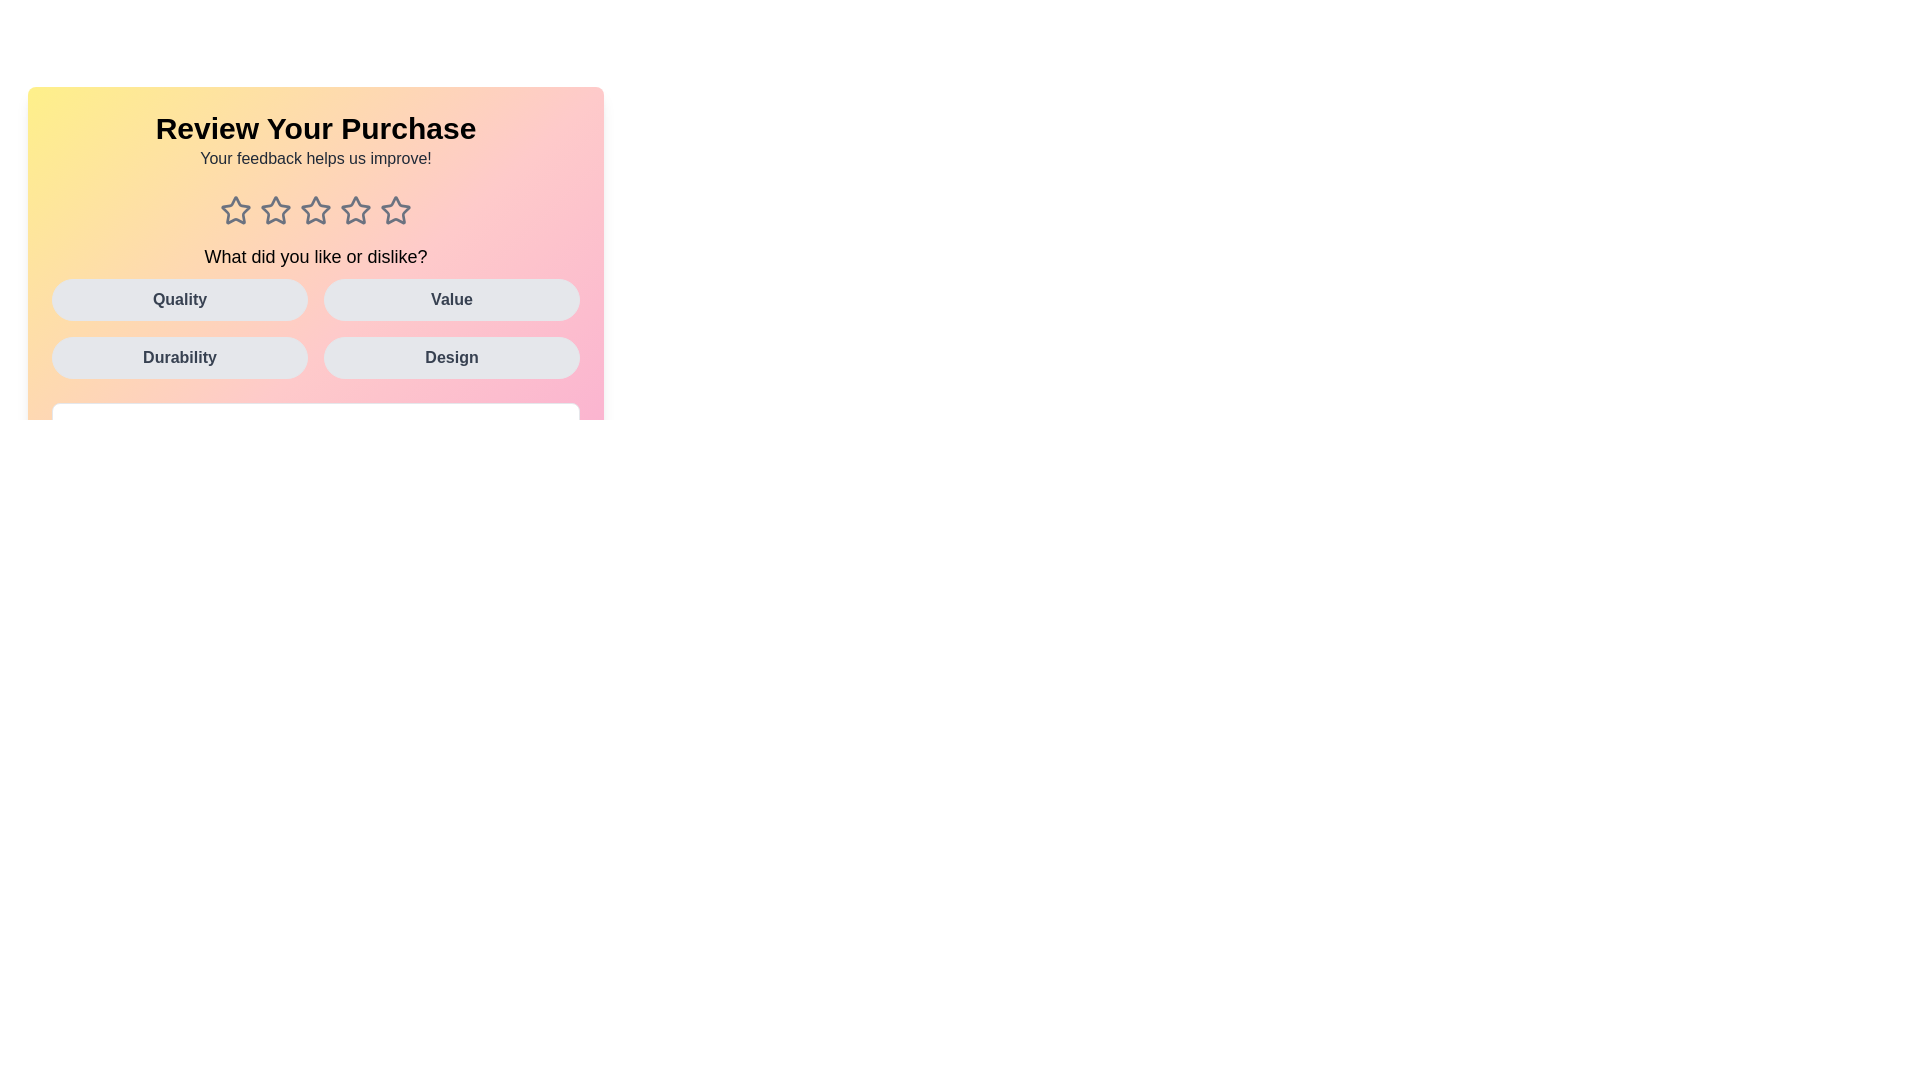 This screenshot has width=1920, height=1080. Describe the element at coordinates (180, 357) in the screenshot. I see `the 'Durability' button, which has rounded corners, a light gray background, and dark gray text, located in the bottom-left part of a 2x2 grid layout, immediately below the 'Quality' button` at that location.